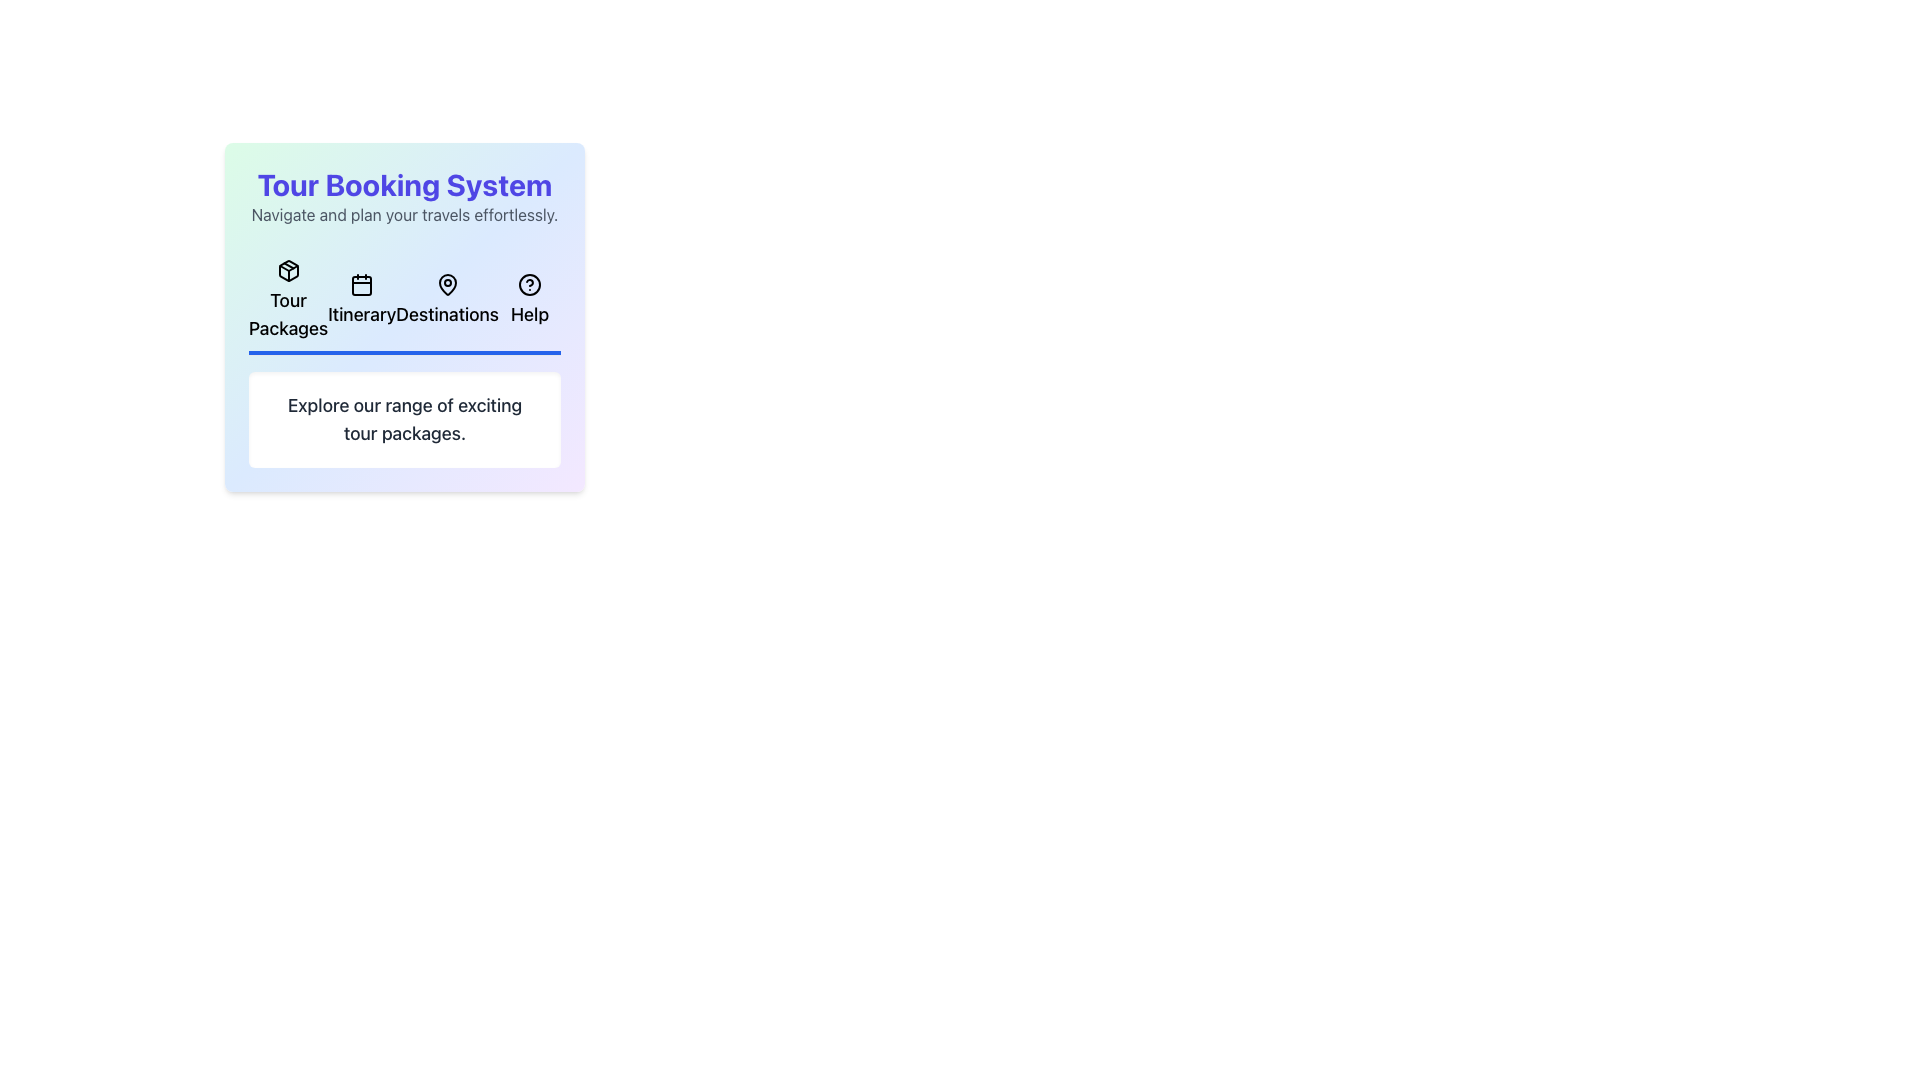 Image resolution: width=1920 pixels, height=1080 pixels. I want to click on the light blue rectangular calendar icon located in the center of the 'Tour Booking System' card, which is the second icon from the left in a row of icons, so click(362, 285).